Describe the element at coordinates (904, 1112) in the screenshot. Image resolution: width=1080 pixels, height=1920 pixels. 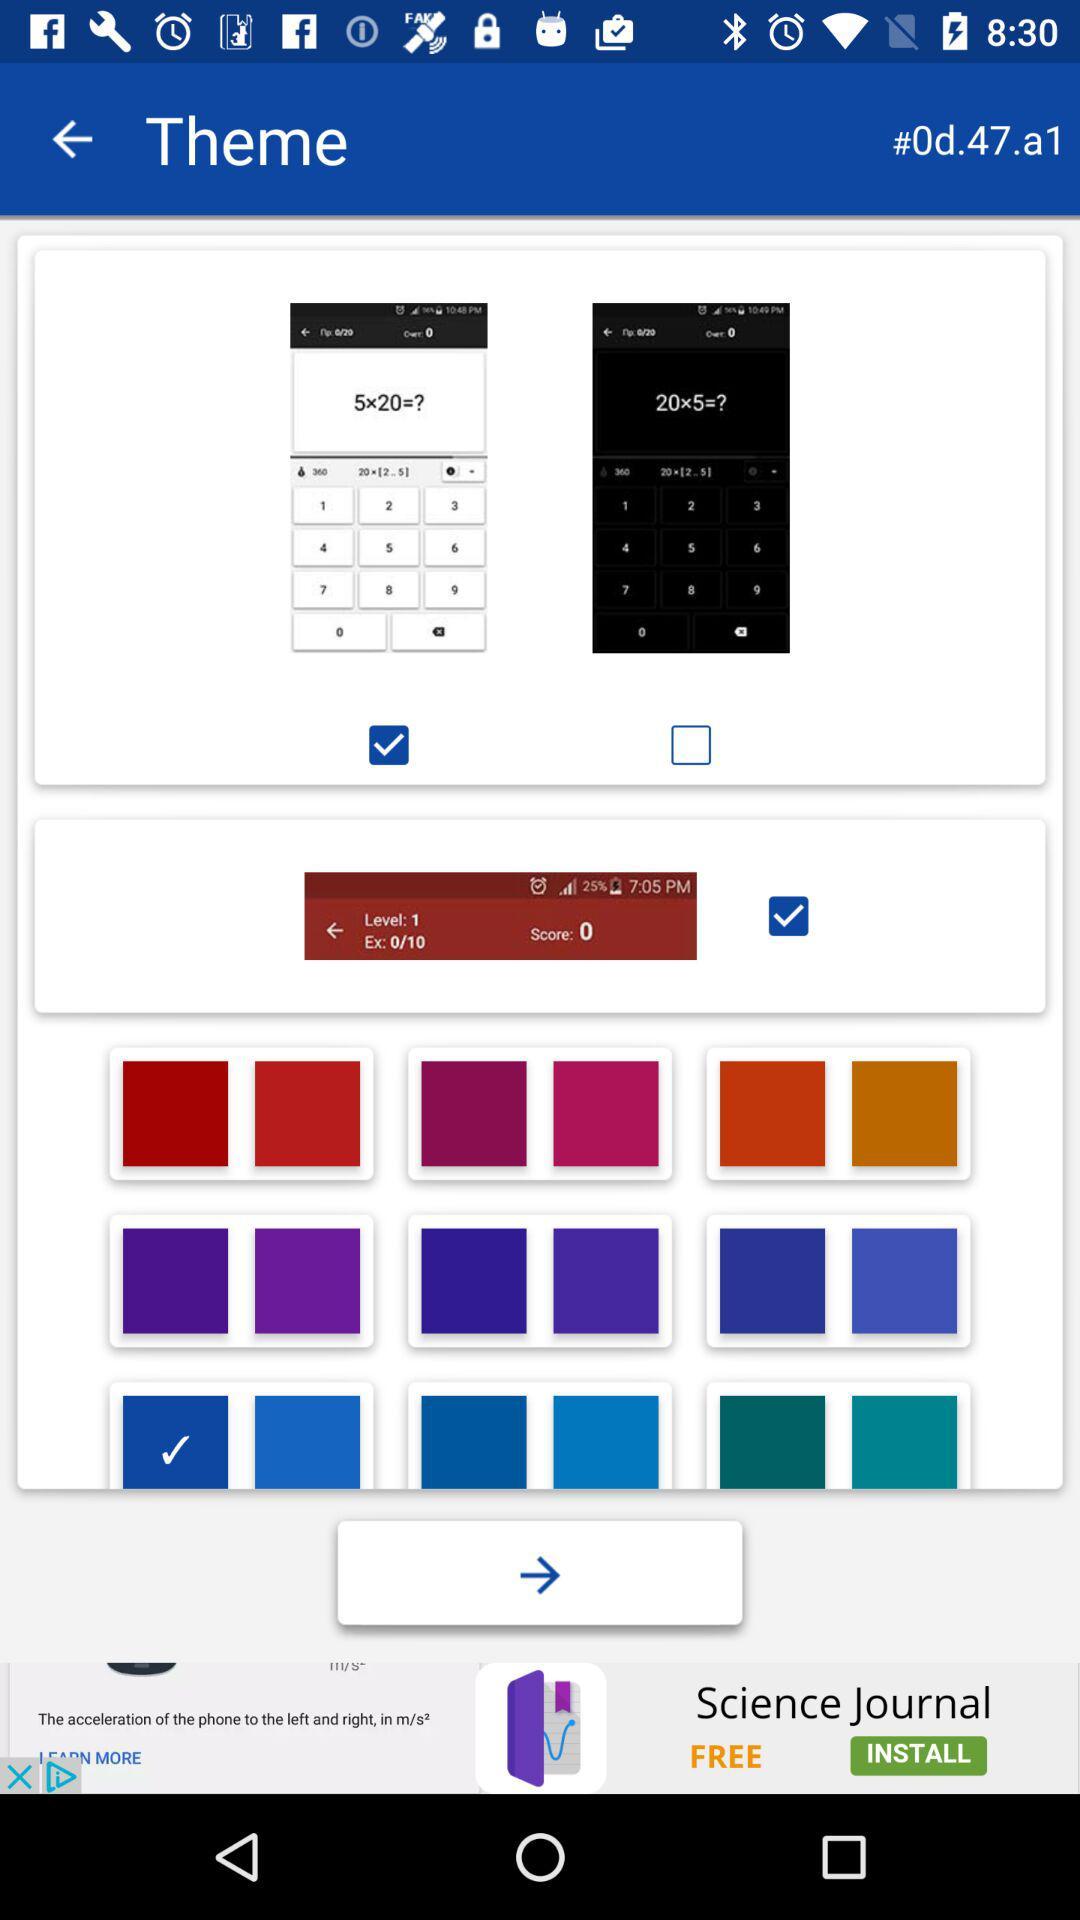
I see `click on theme` at that location.